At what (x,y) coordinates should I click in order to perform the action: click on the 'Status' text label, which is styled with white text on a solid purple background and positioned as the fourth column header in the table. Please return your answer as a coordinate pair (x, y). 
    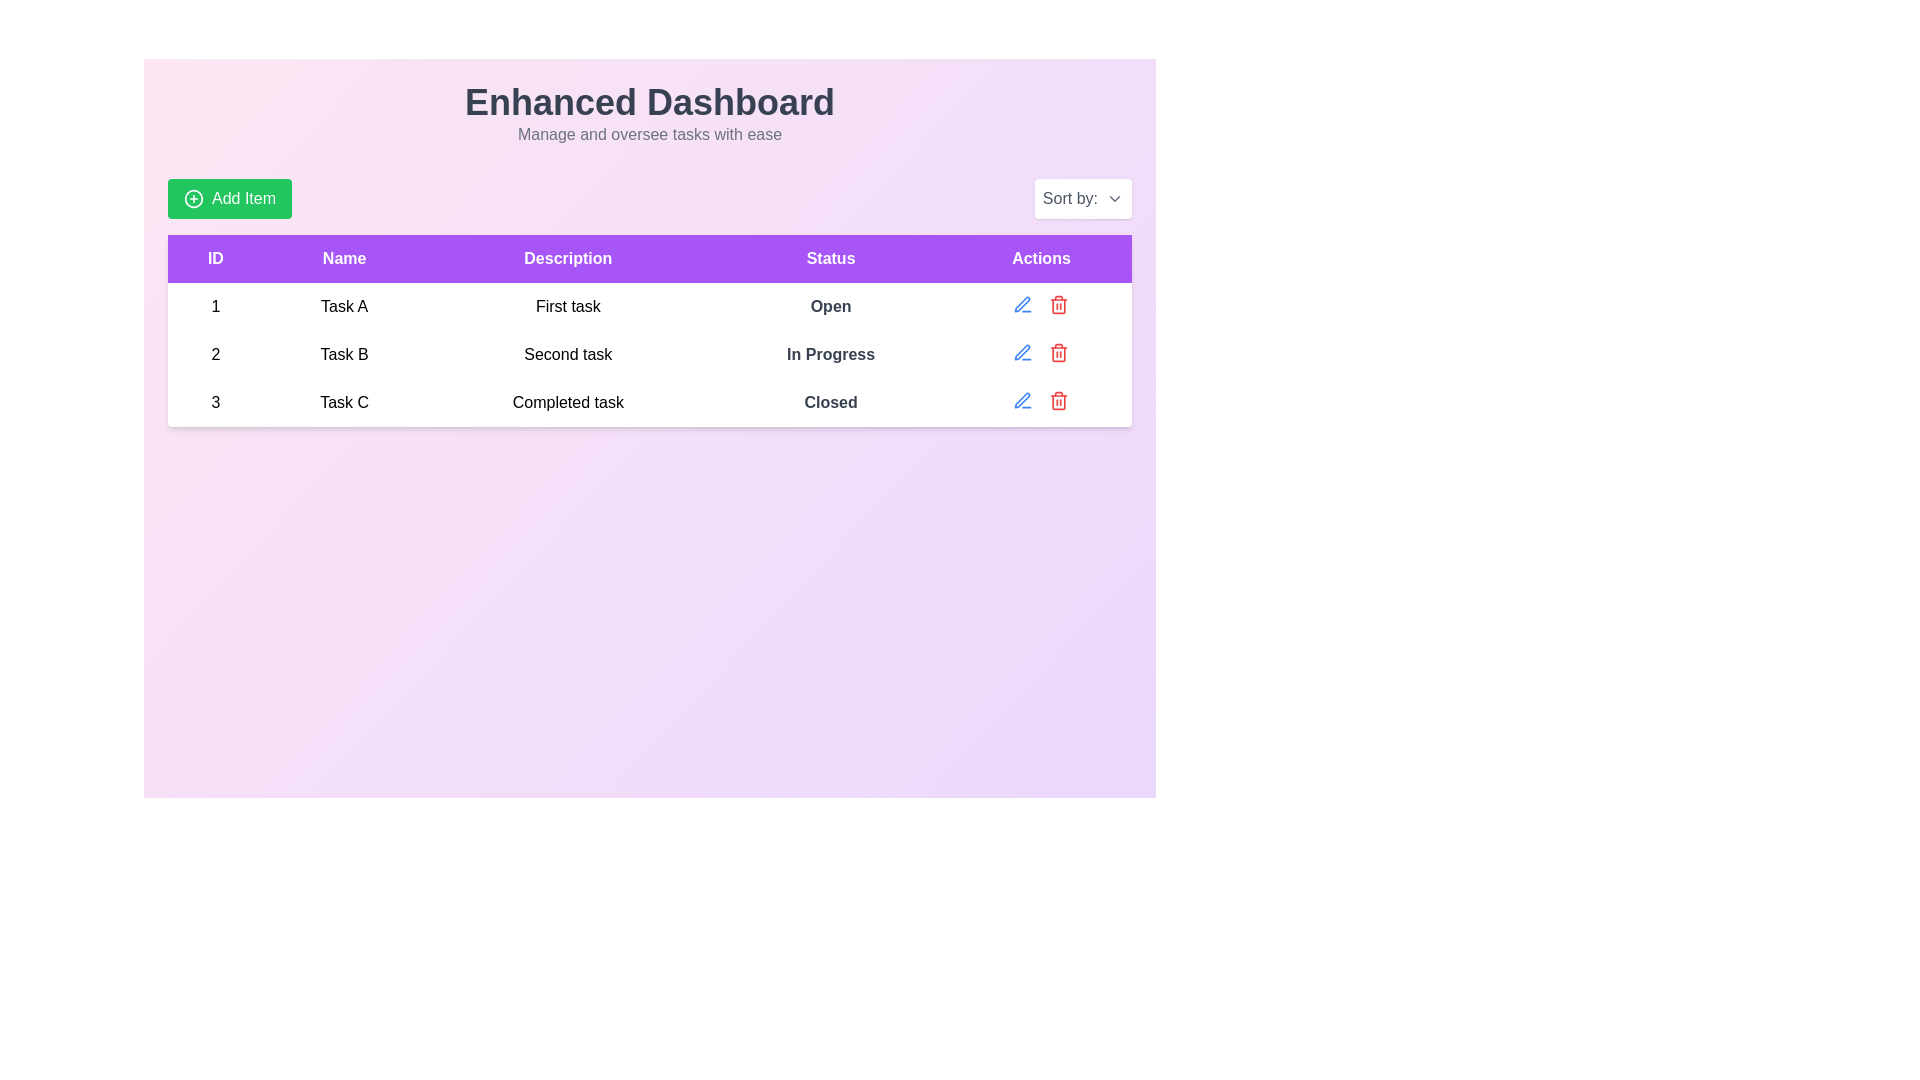
    Looking at the image, I should click on (831, 257).